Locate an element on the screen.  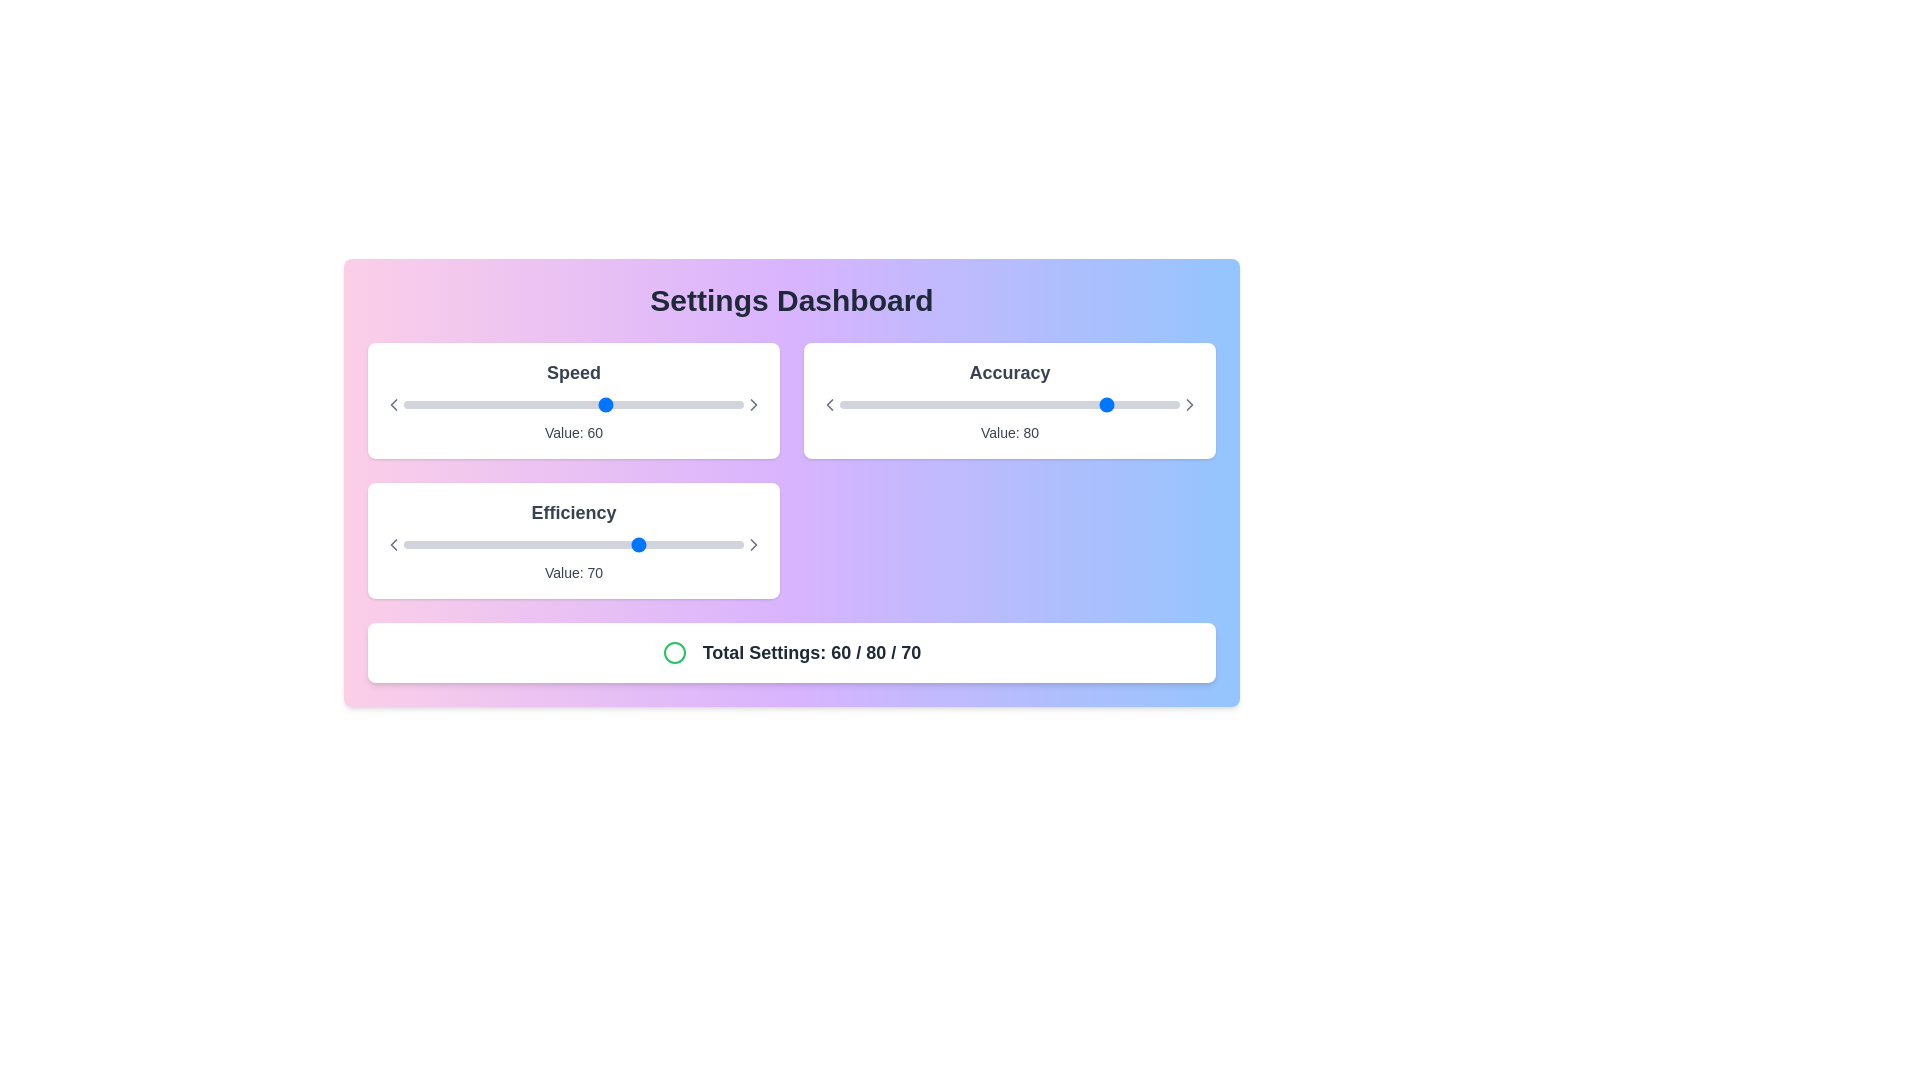
the slider is located at coordinates (623, 405).